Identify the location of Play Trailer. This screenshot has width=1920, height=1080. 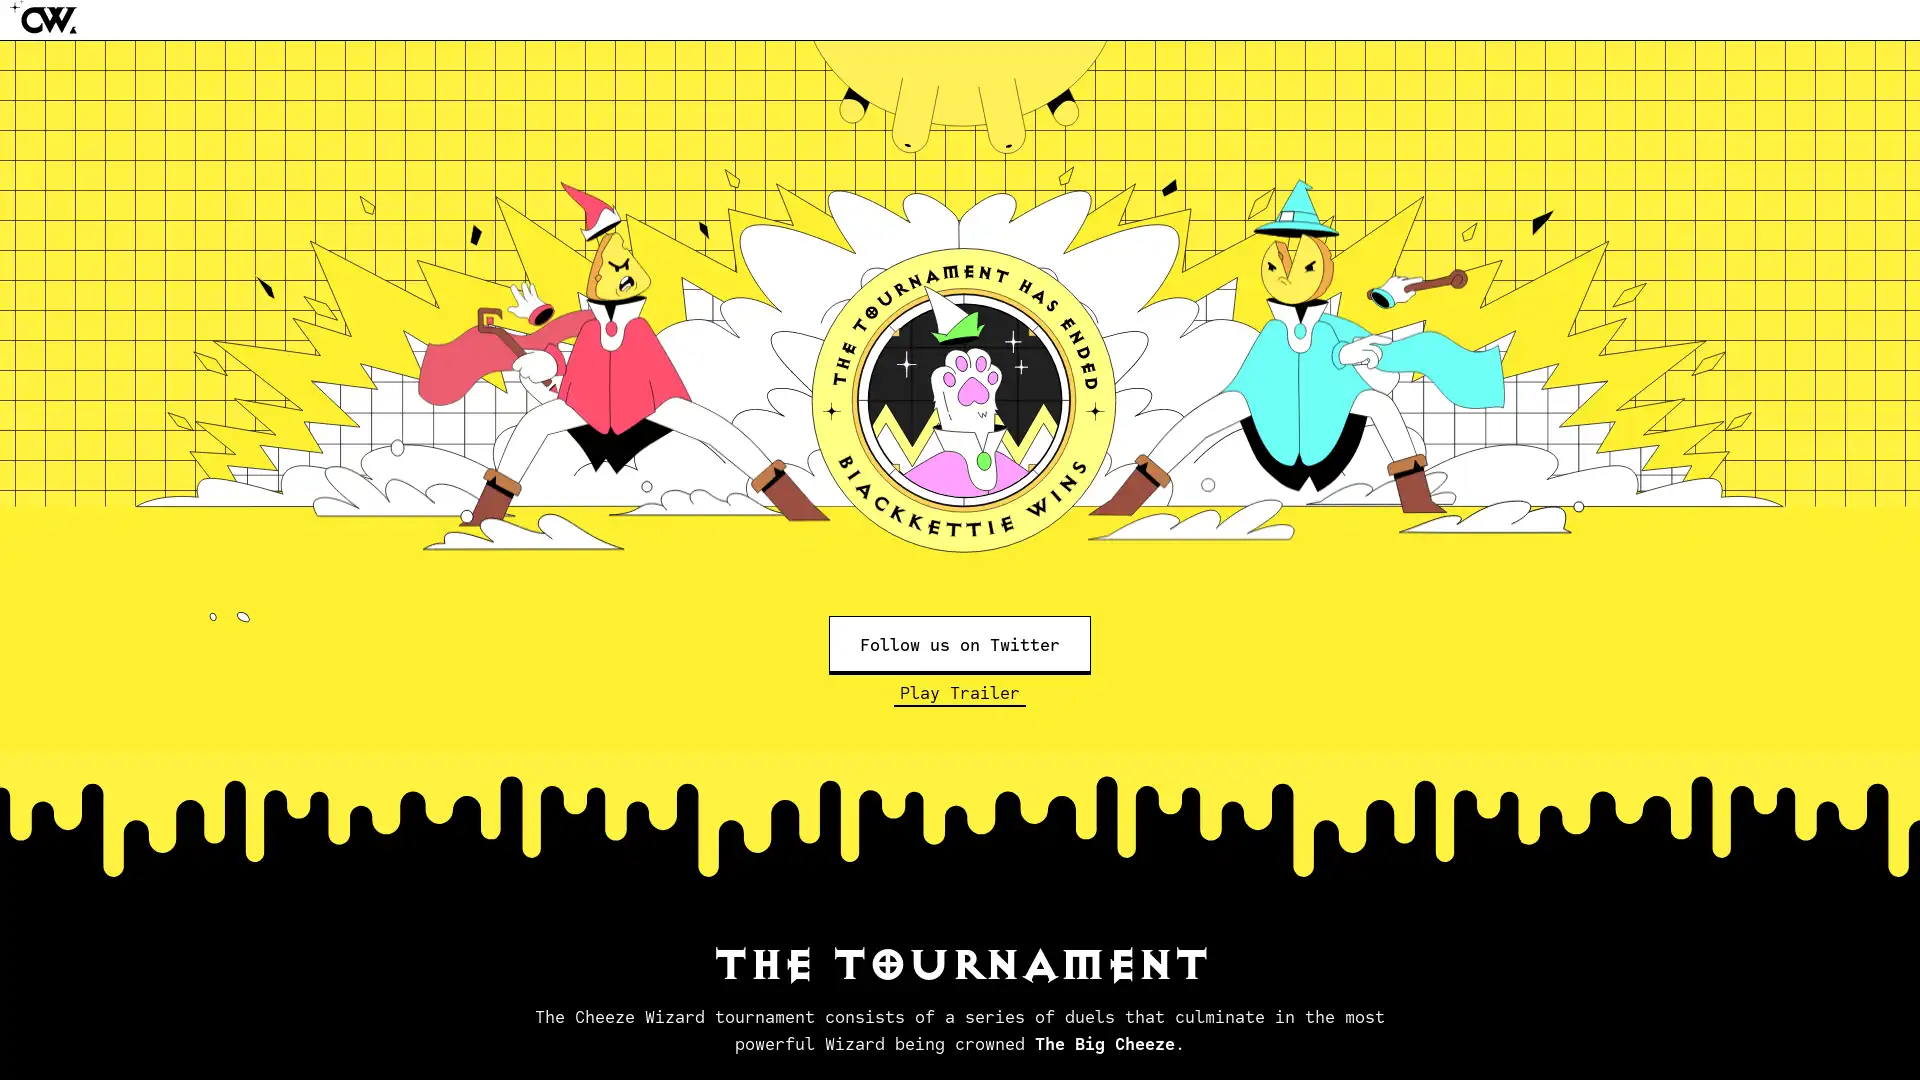
(960, 693).